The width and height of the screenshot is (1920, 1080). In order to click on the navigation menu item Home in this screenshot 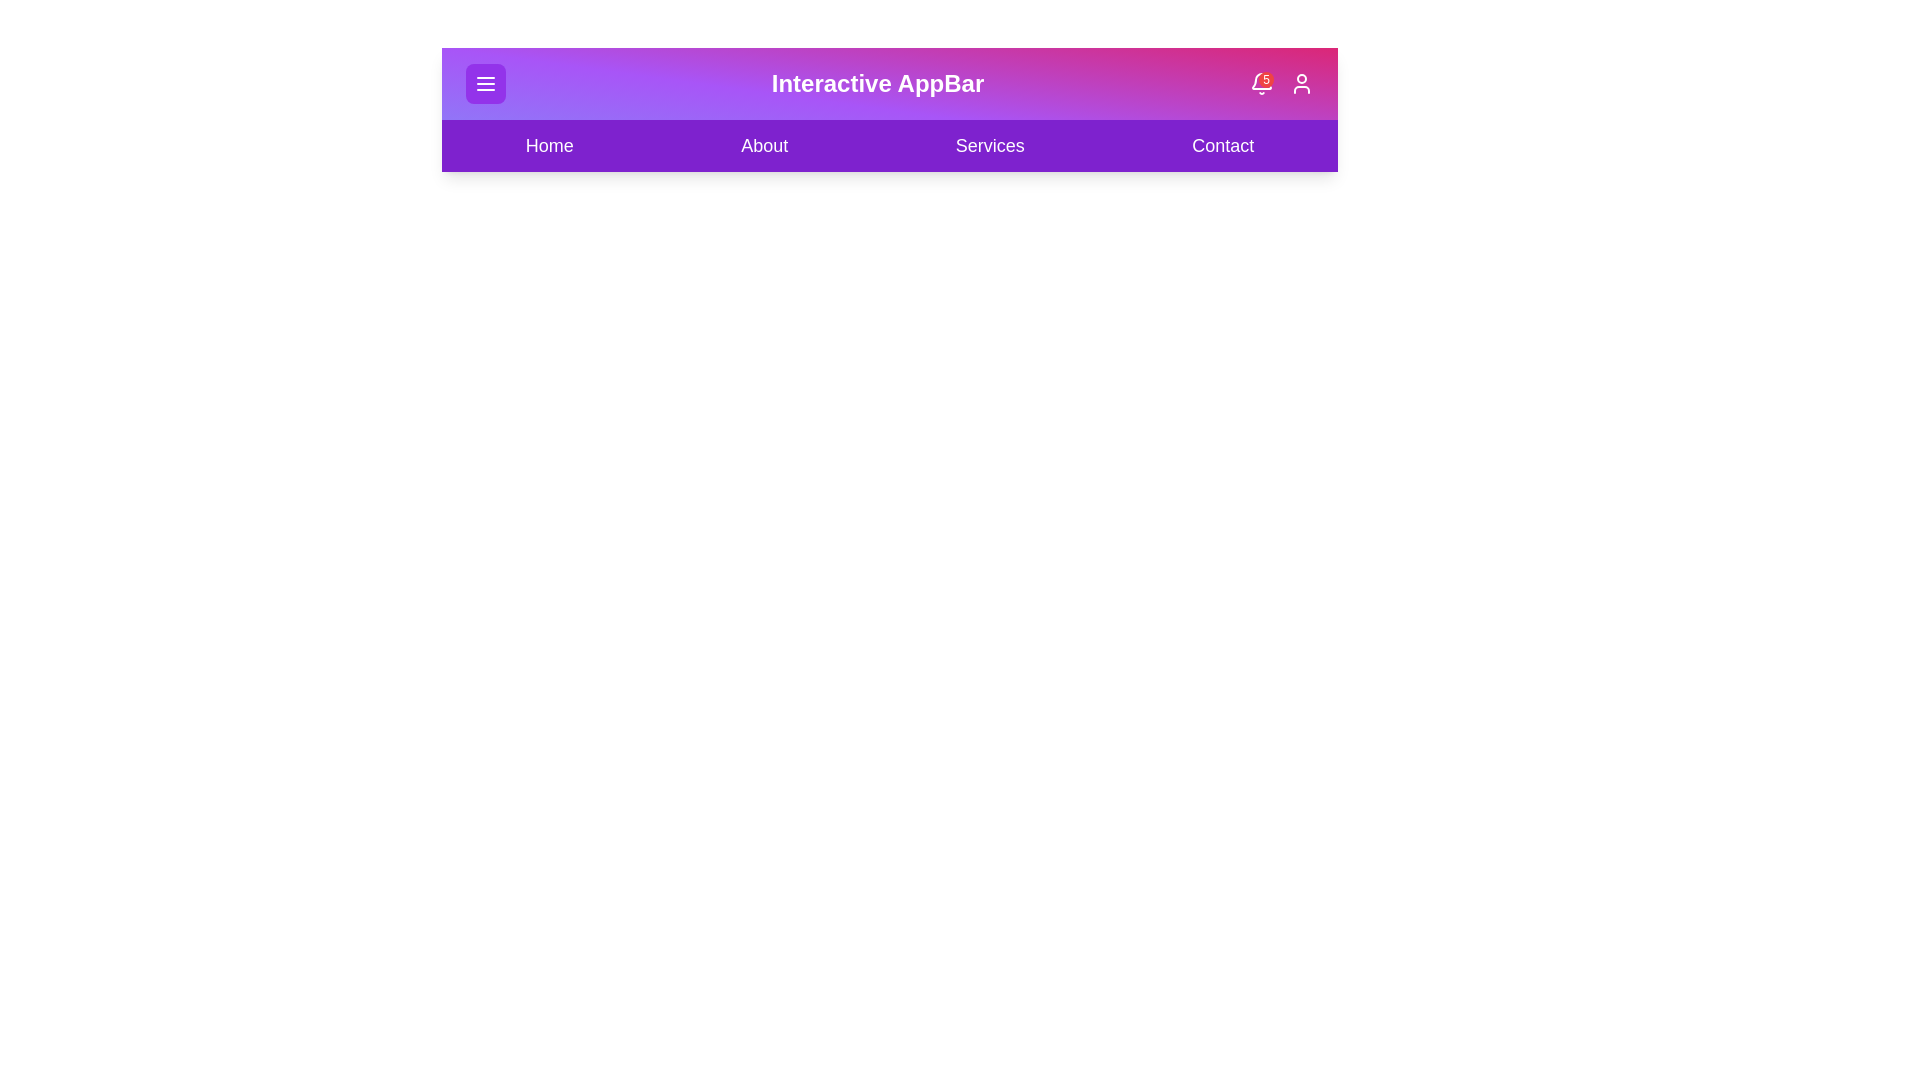, I will do `click(549, 145)`.